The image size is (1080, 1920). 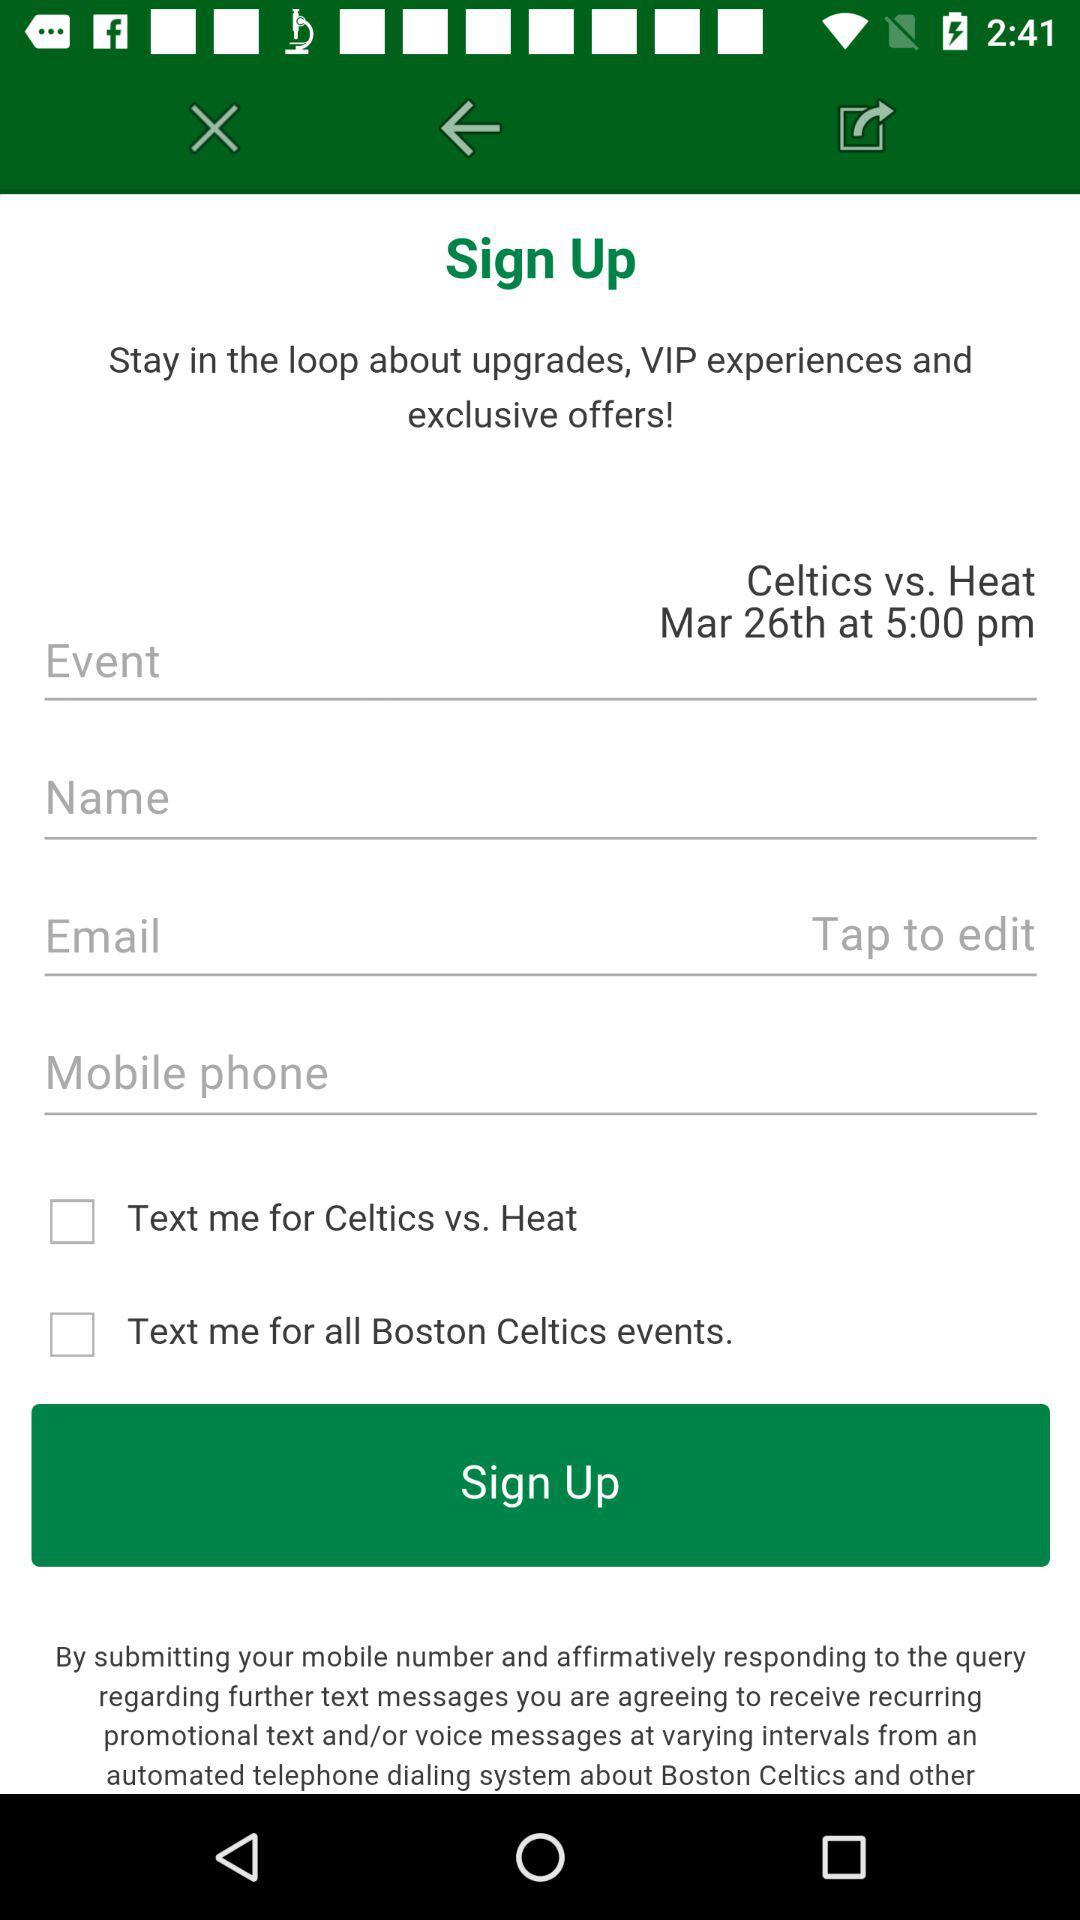 I want to click on cancel sign up, so click(x=214, y=127).